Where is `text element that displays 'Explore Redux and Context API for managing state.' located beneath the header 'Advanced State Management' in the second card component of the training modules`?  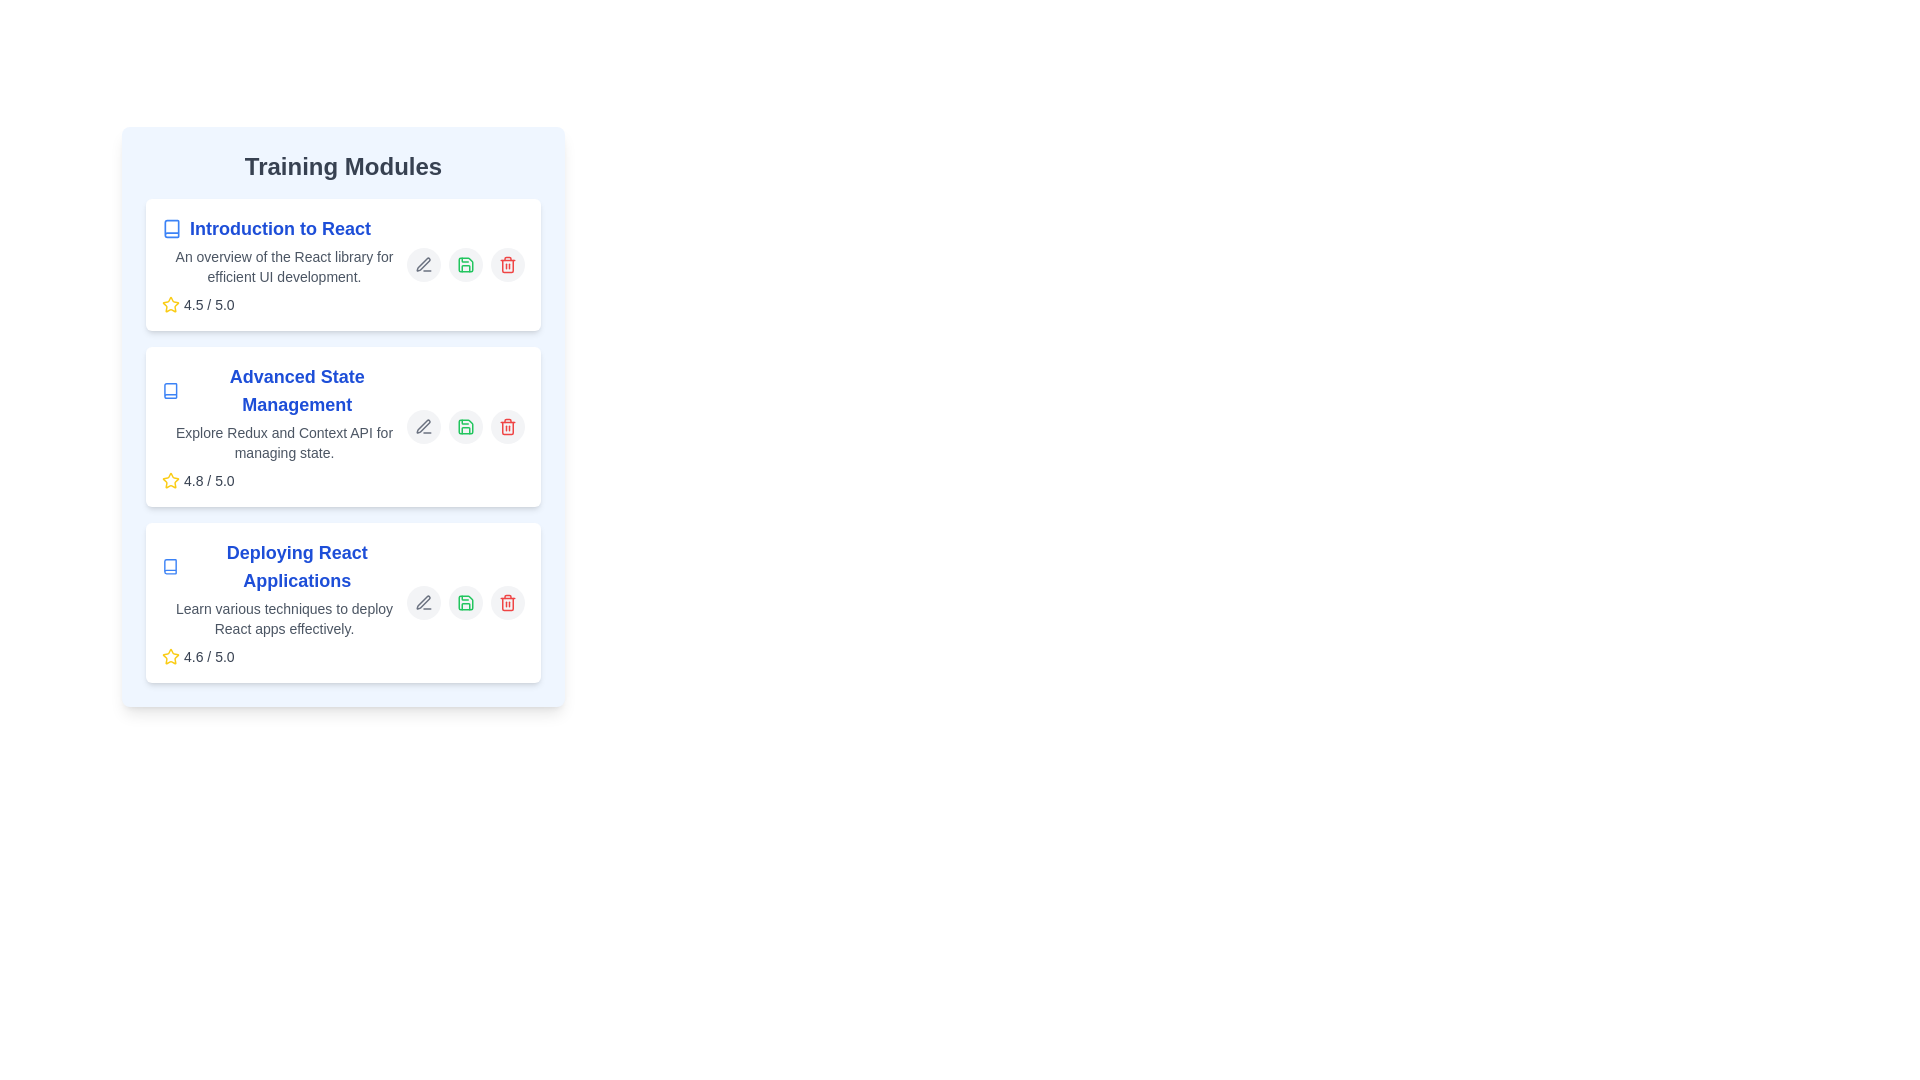
text element that displays 'Explore Redux and Context API for managing state.' located beneath the header 'Advanced State Management' in the second card component of the training modules is located at coordinates (283, 442).